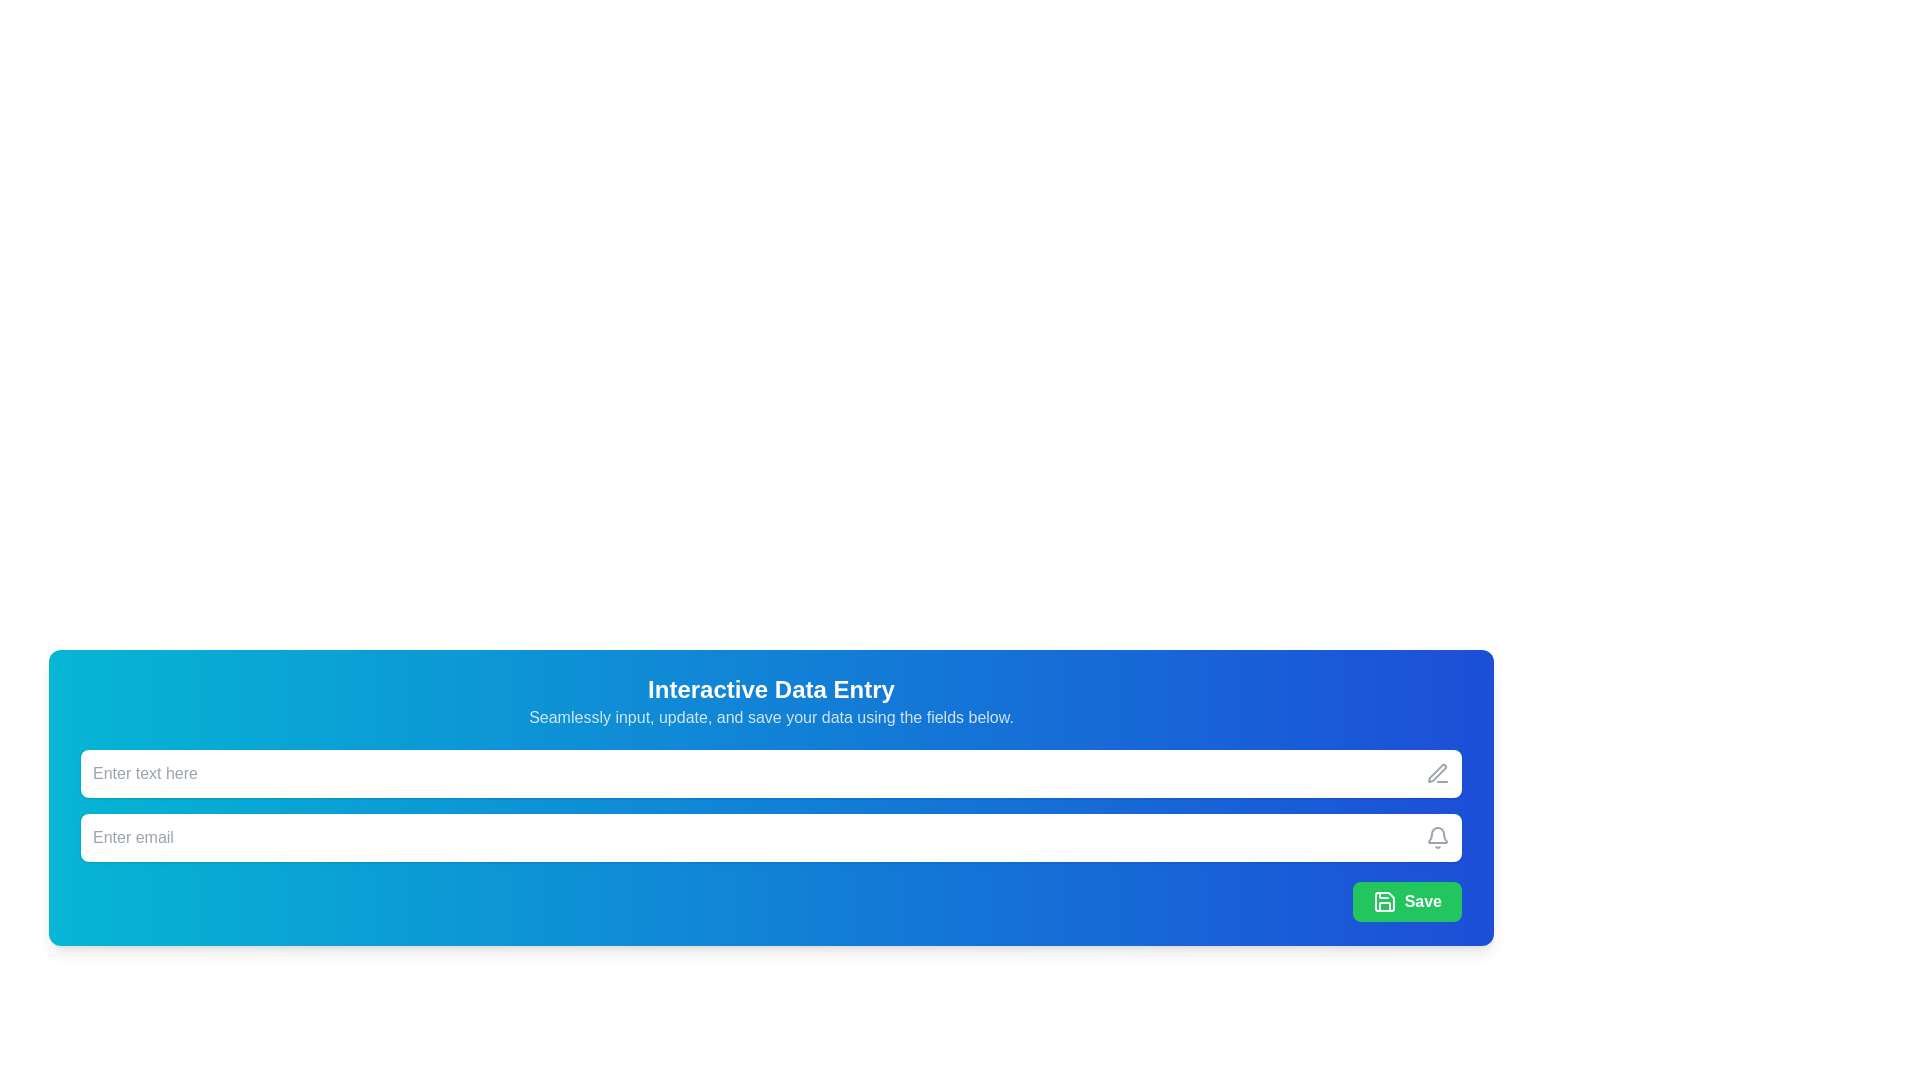 The width and height of the screenshot is (1920, 1080). I want to click on the green 'Save' button with a floppy disk icon, so click(1406, 902).